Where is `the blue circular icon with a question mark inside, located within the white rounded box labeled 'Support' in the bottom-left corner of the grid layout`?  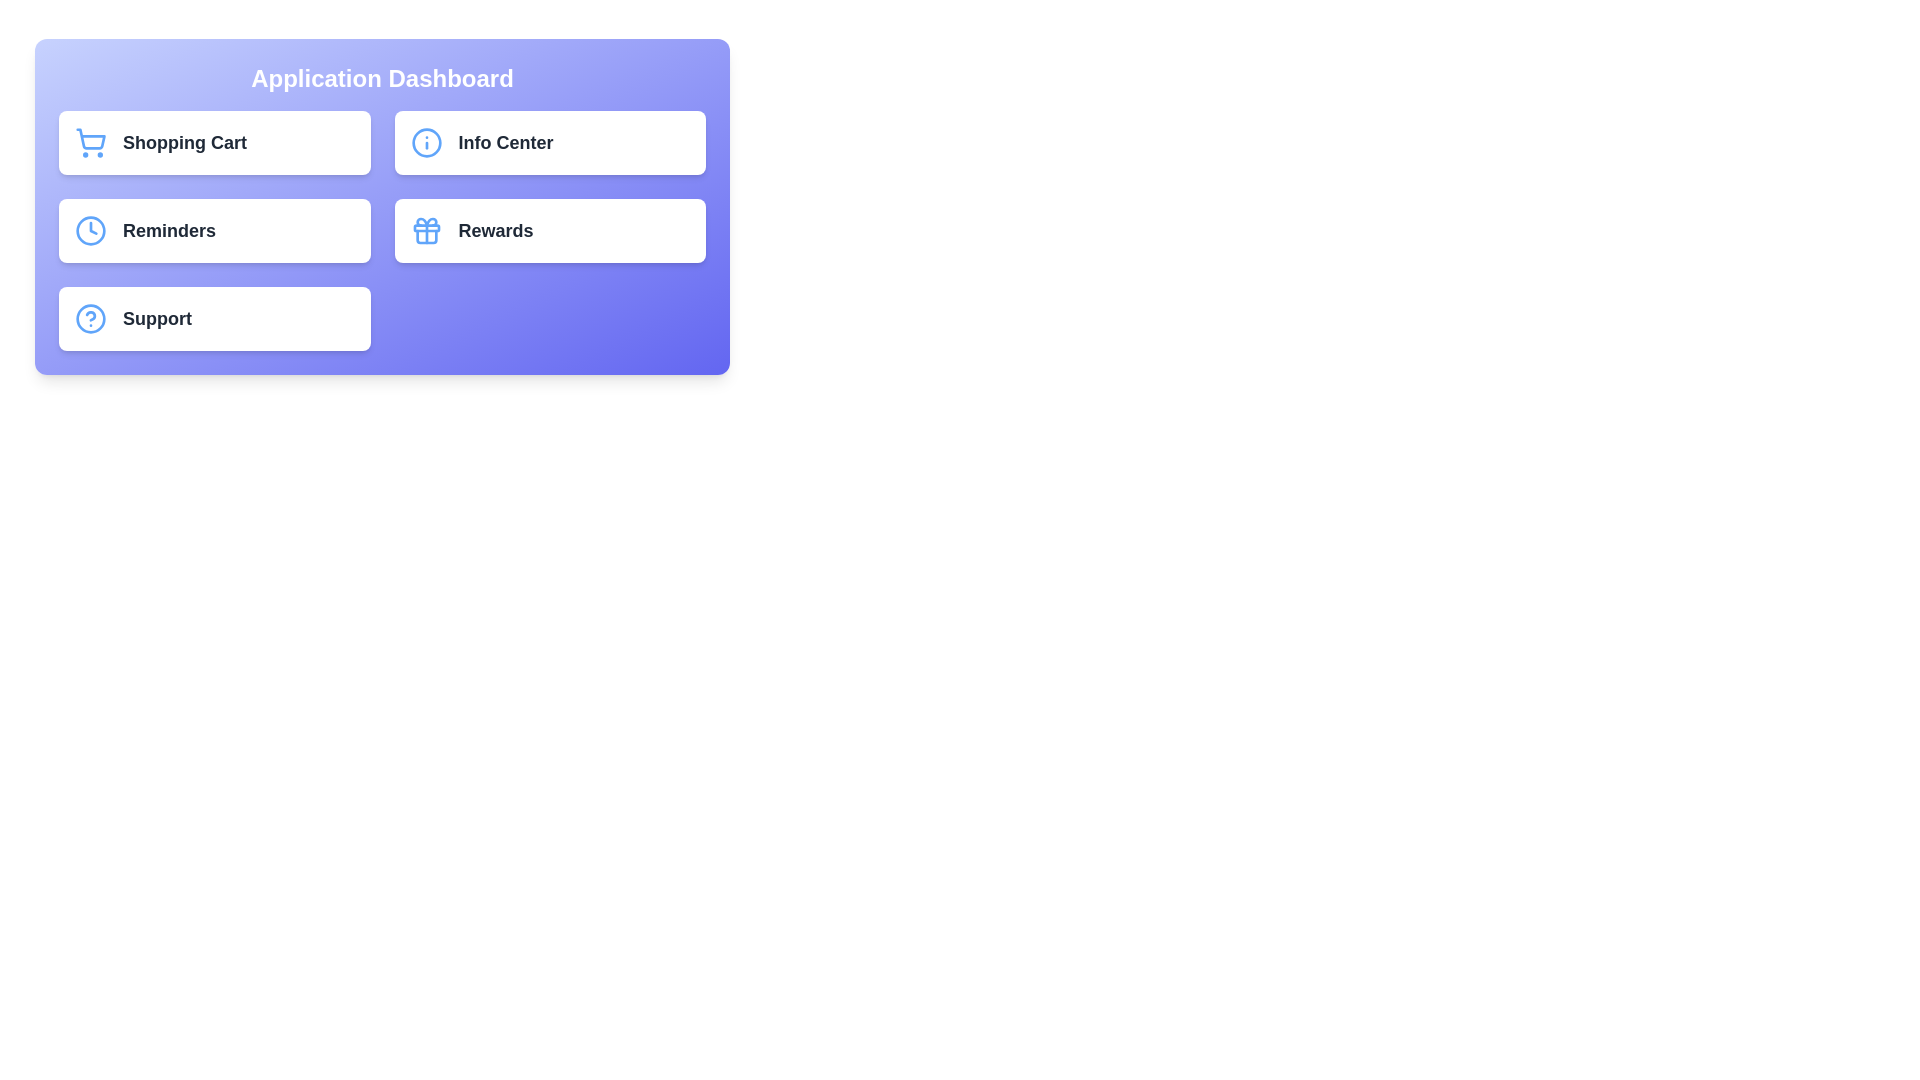
the blue circular icon with a question mark inside, located within the white rounded box labeled 'Support' in the bottom-left corner of the grid layout is located at coordinates (90, 318).